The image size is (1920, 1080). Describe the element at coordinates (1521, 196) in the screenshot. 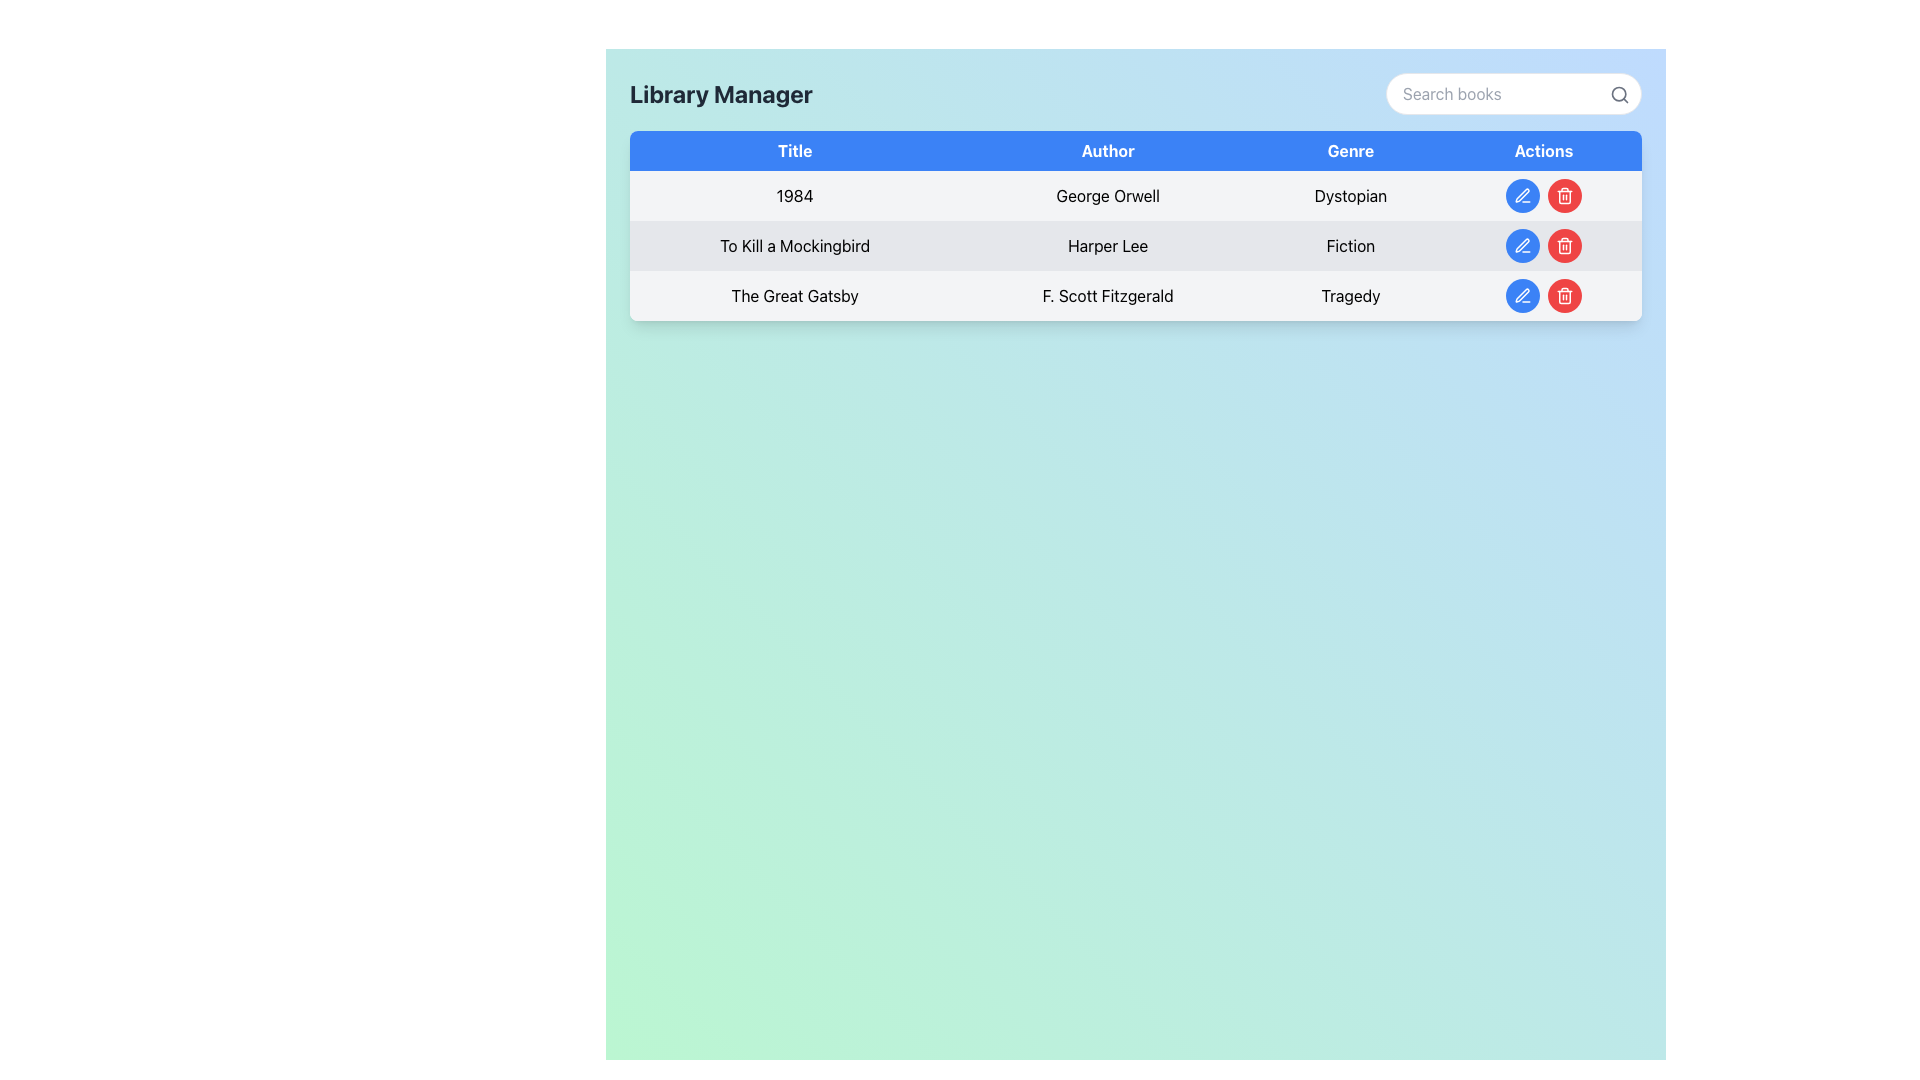

I see `the circular blue button with a white pen icon located in the 'Actions' column of the first row in the table` at that location.